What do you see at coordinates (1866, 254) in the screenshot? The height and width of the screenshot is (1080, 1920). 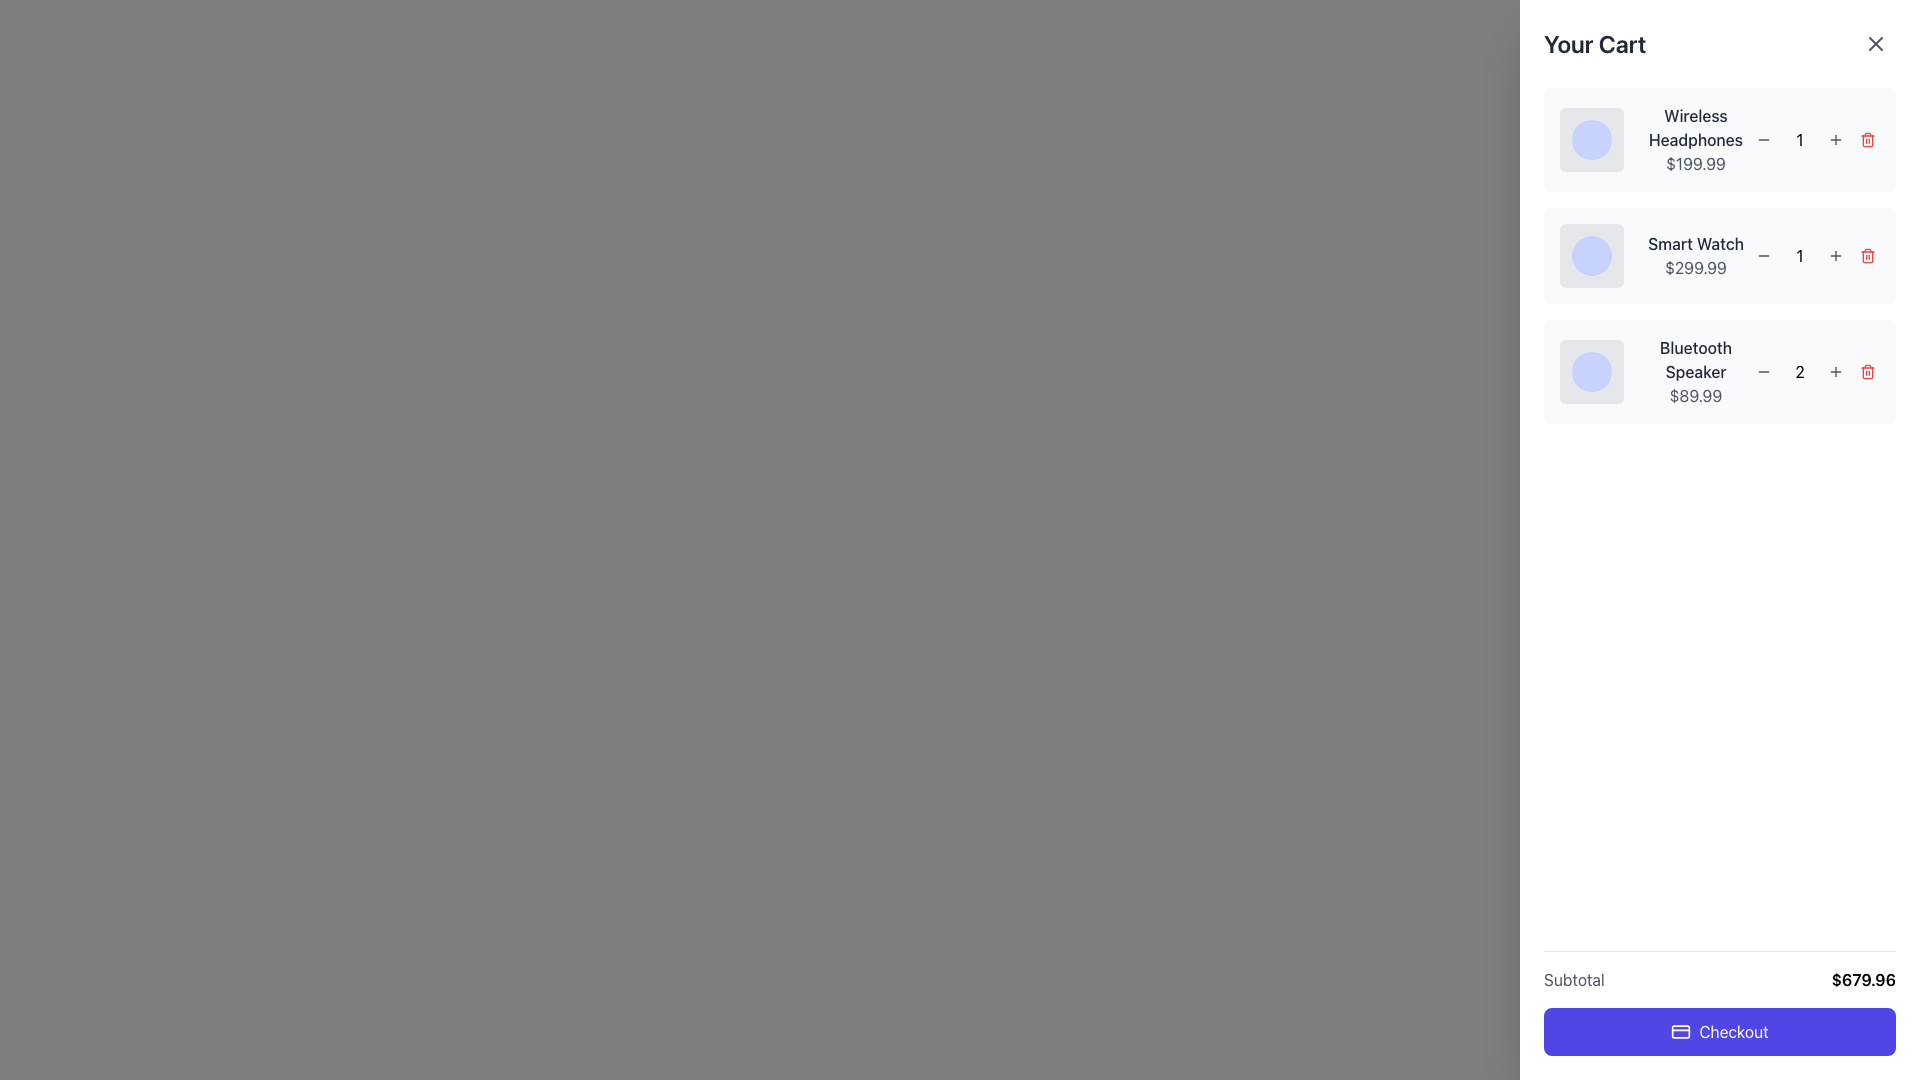 I see `the Trash can icon (delete button)` at bounding box center [1866, 254].